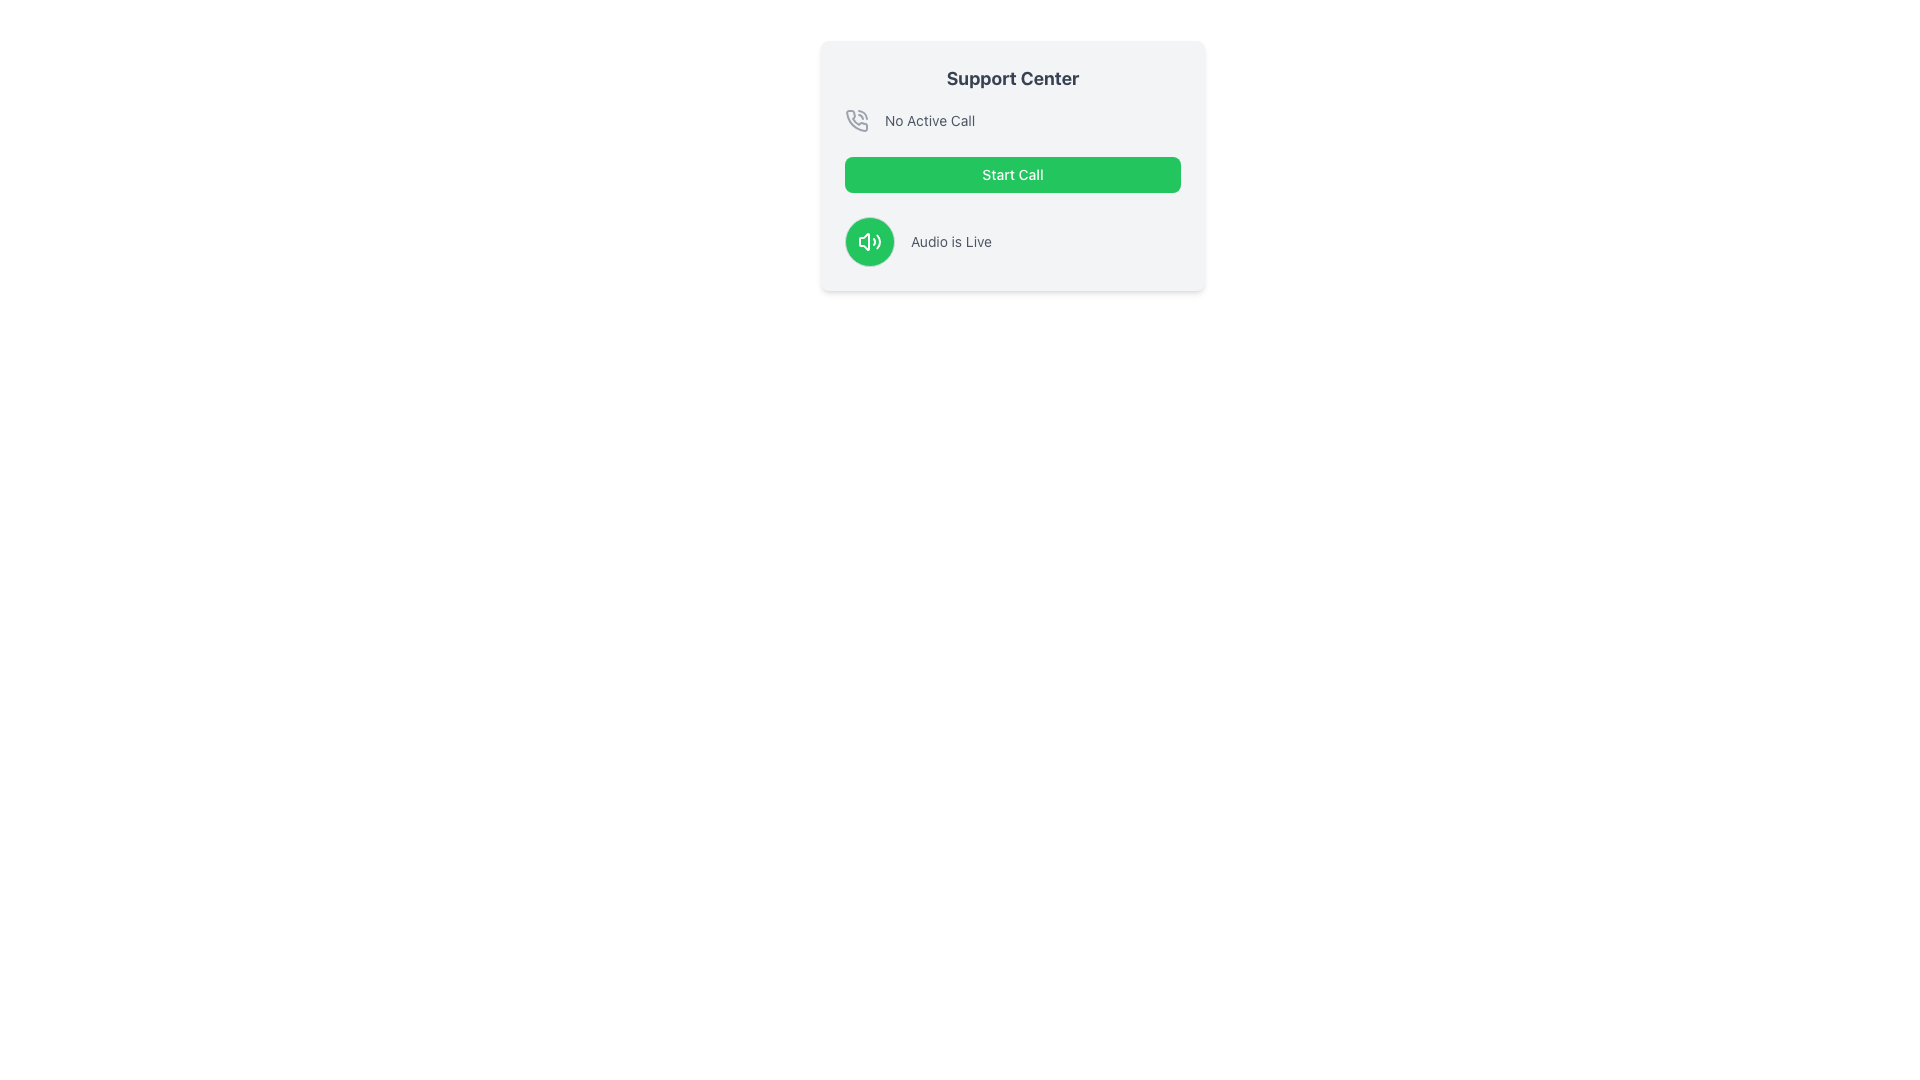  I want to click on the small triangular sound wave icon, which is white and located within a circular green background, positioned to the left of the 'Audio is Live' text, so click(864, 241).